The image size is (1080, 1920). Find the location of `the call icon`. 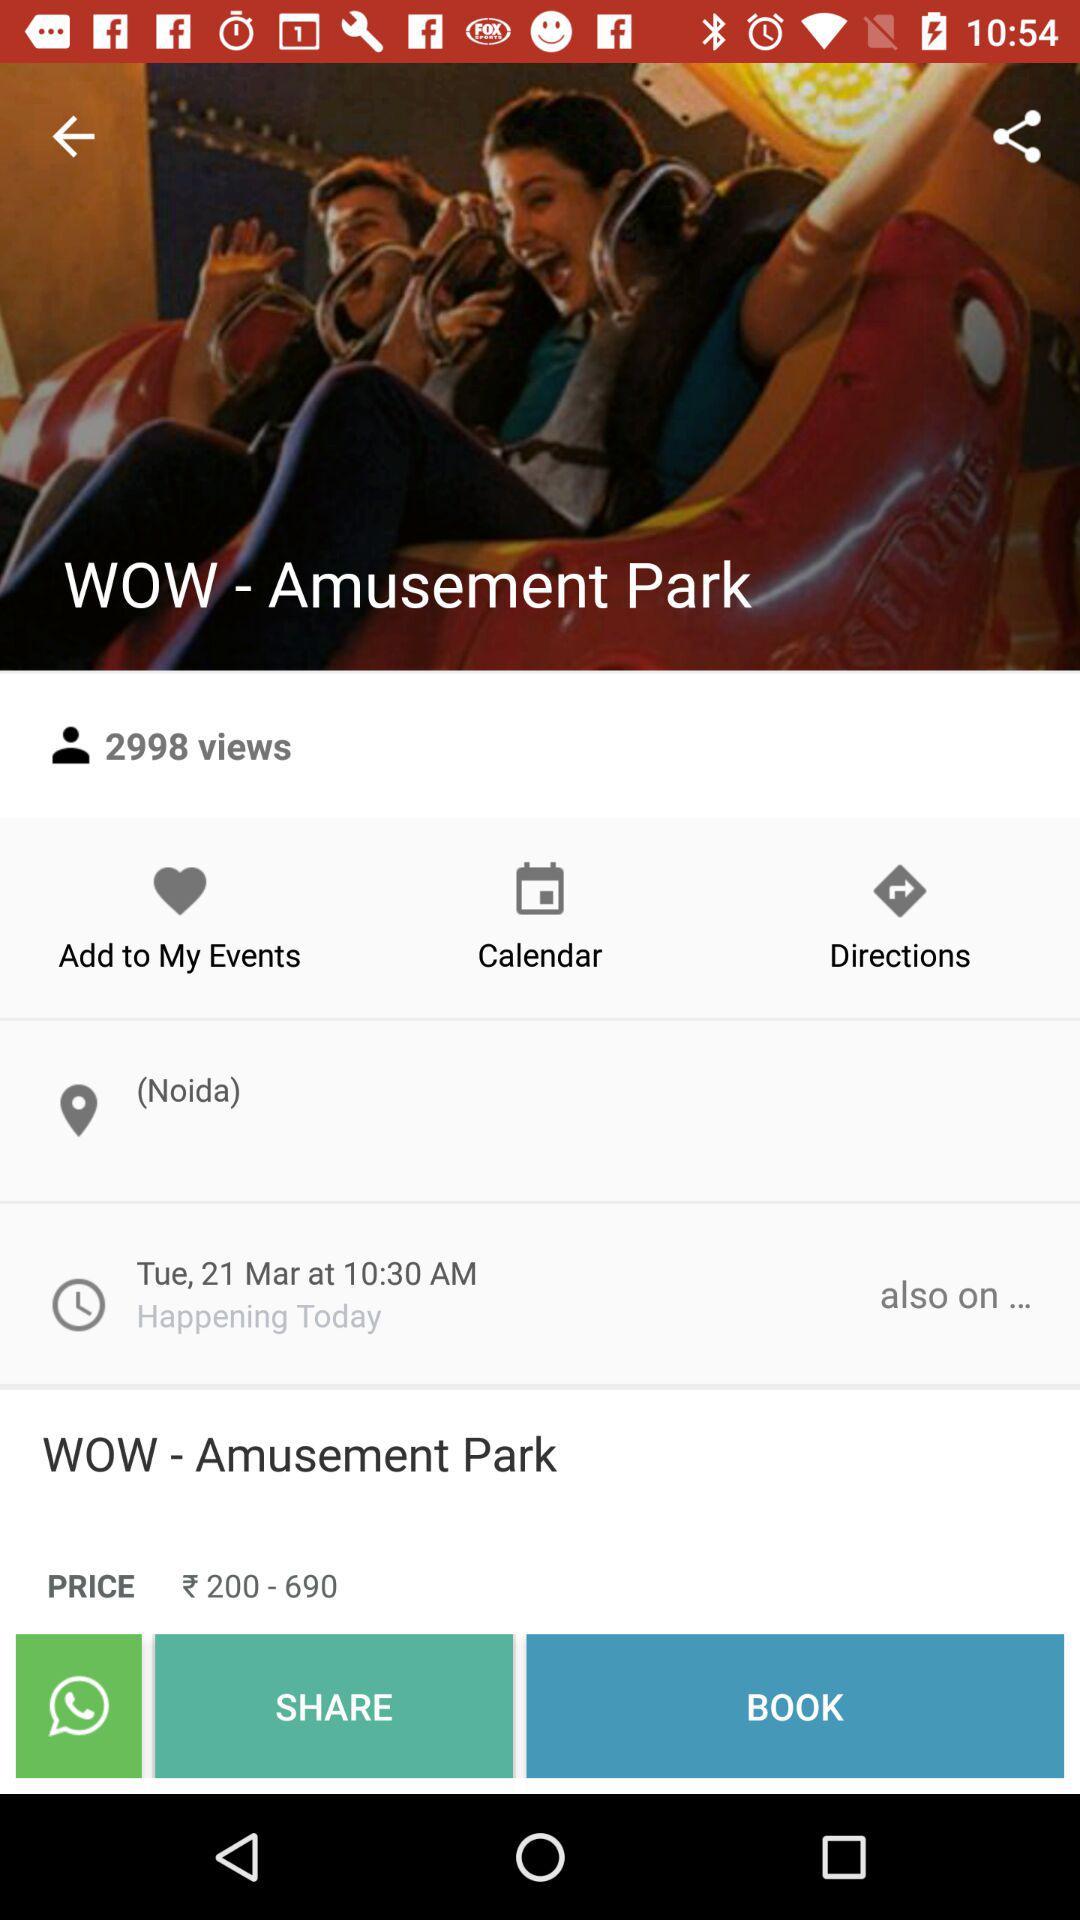

the call icon is located at coordinates (77, 1705).